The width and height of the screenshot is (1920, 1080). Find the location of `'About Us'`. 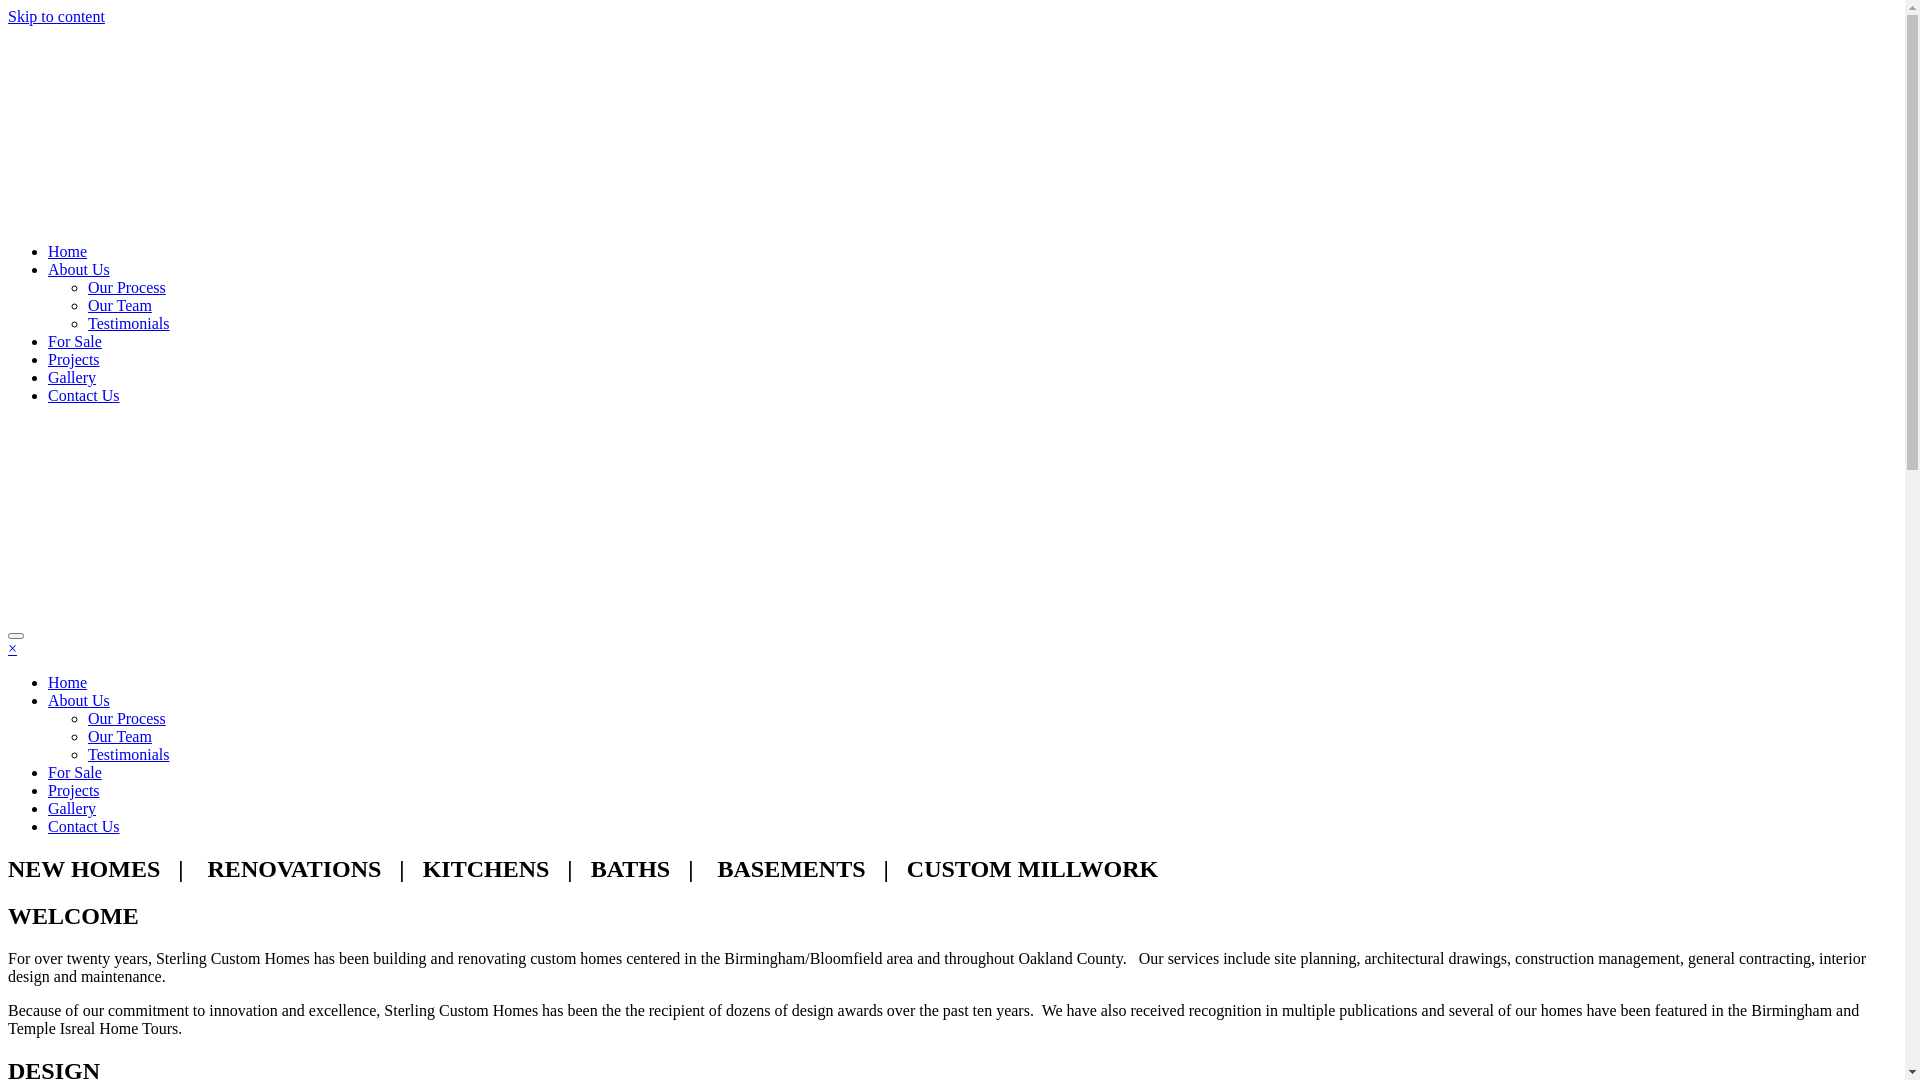

'About Us' is located at coordinates (78, 268).